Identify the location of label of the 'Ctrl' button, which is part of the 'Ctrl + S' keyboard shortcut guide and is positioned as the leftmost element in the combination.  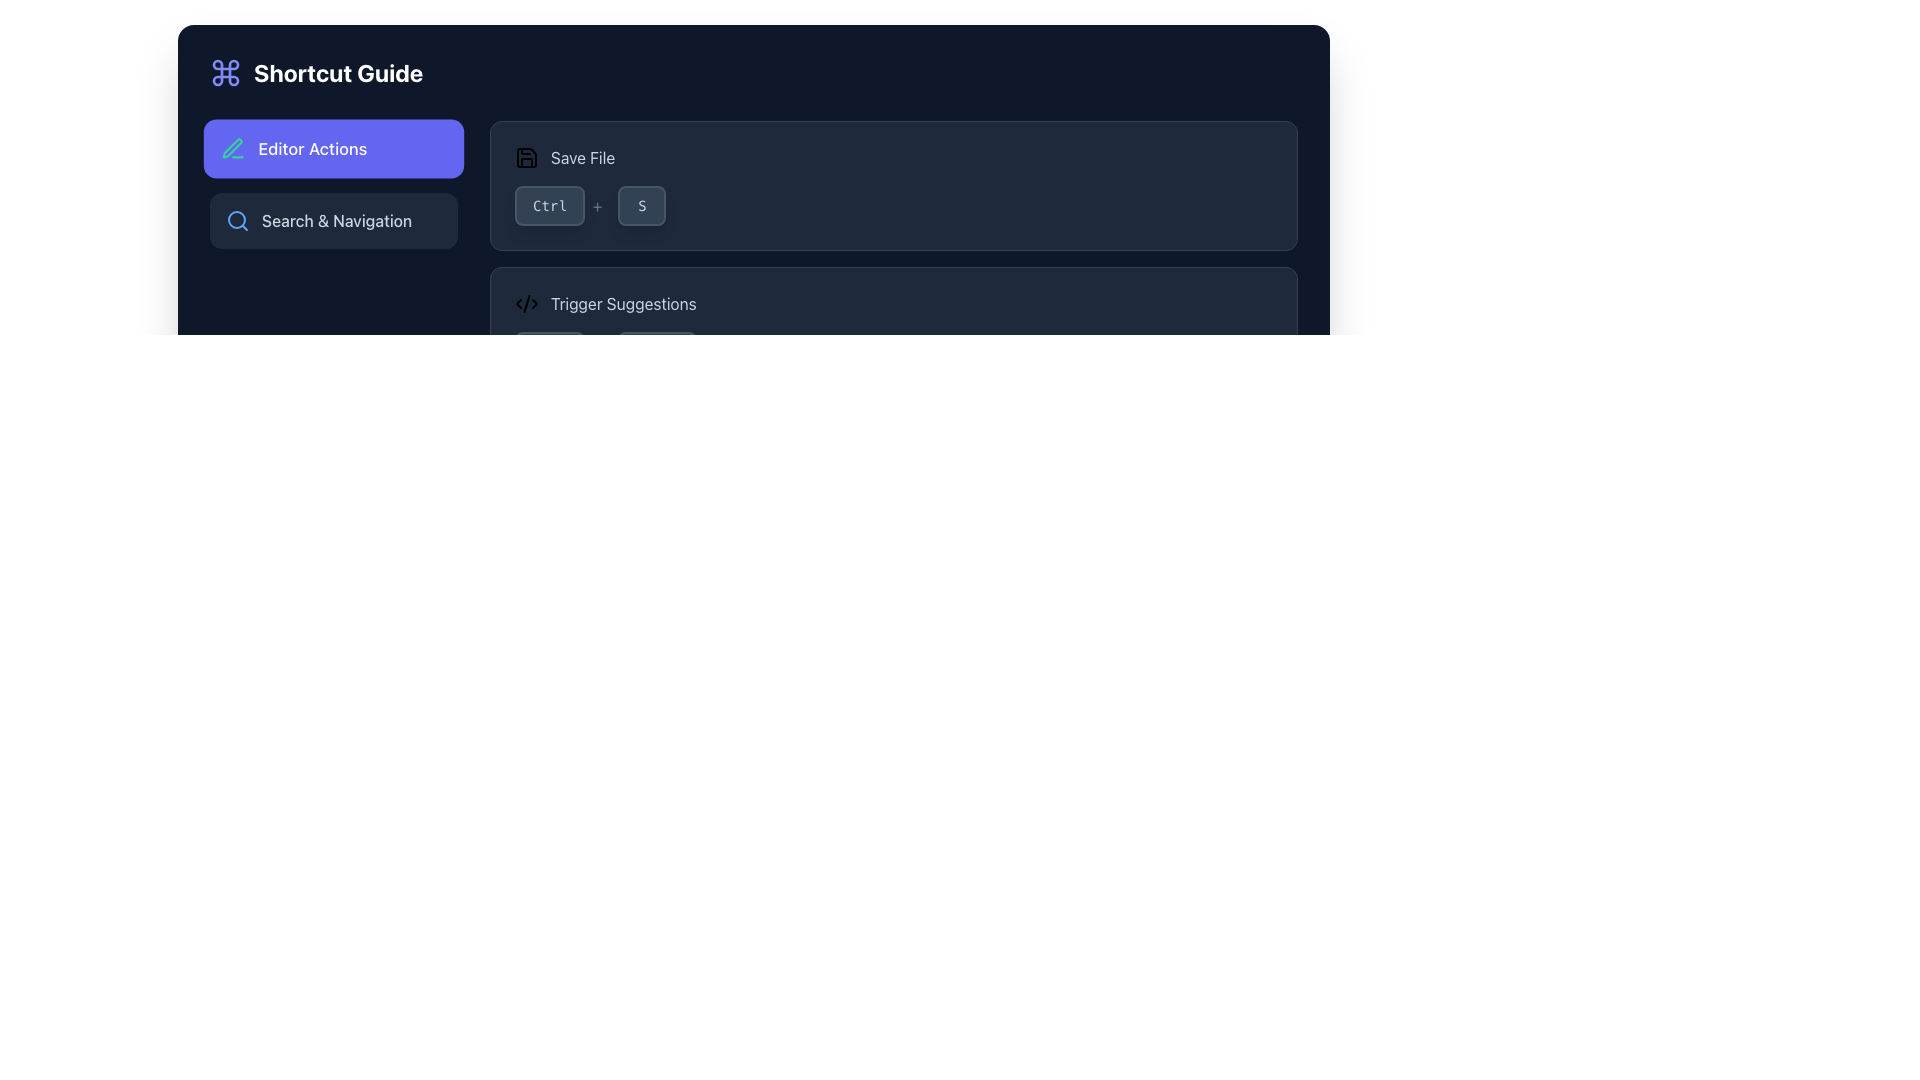
(549, 205).